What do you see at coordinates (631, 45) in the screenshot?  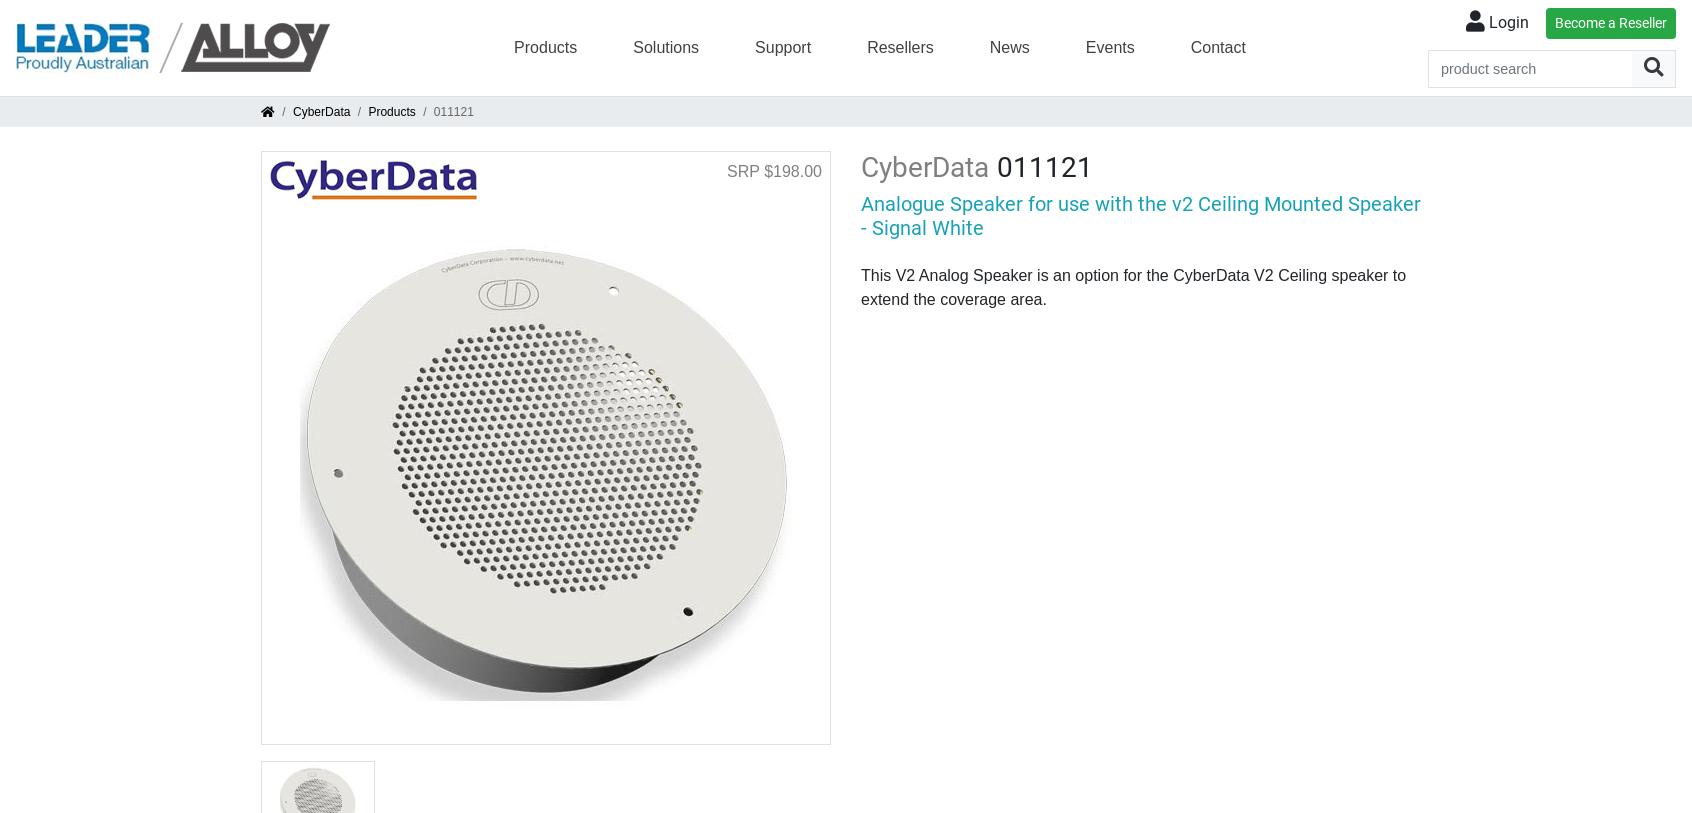 I see `'Solutions'` at bounding box center [631, 45].